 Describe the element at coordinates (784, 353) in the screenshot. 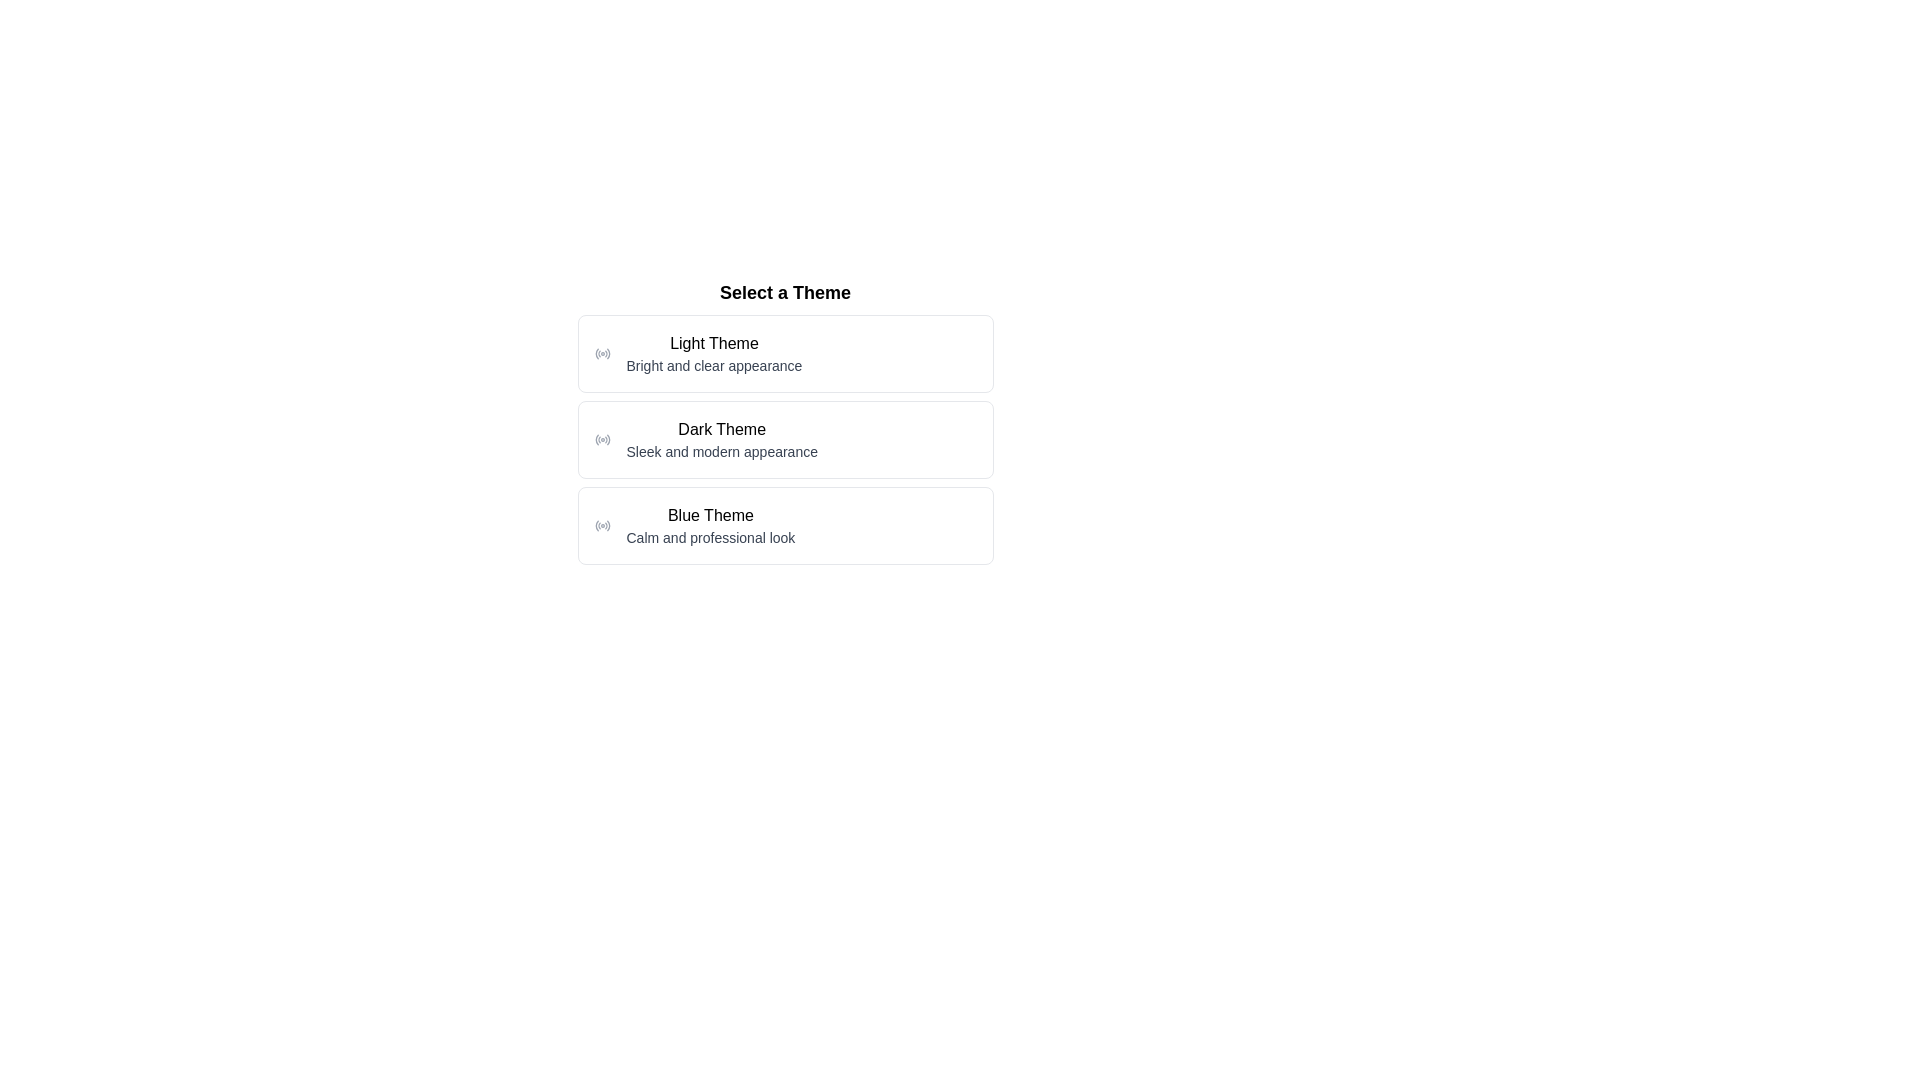

I see `the selectable option labeled 'Light Theme' which includes a radio button and descriptive text, positioned at the top of the 'Select a Theme' list` at that location.